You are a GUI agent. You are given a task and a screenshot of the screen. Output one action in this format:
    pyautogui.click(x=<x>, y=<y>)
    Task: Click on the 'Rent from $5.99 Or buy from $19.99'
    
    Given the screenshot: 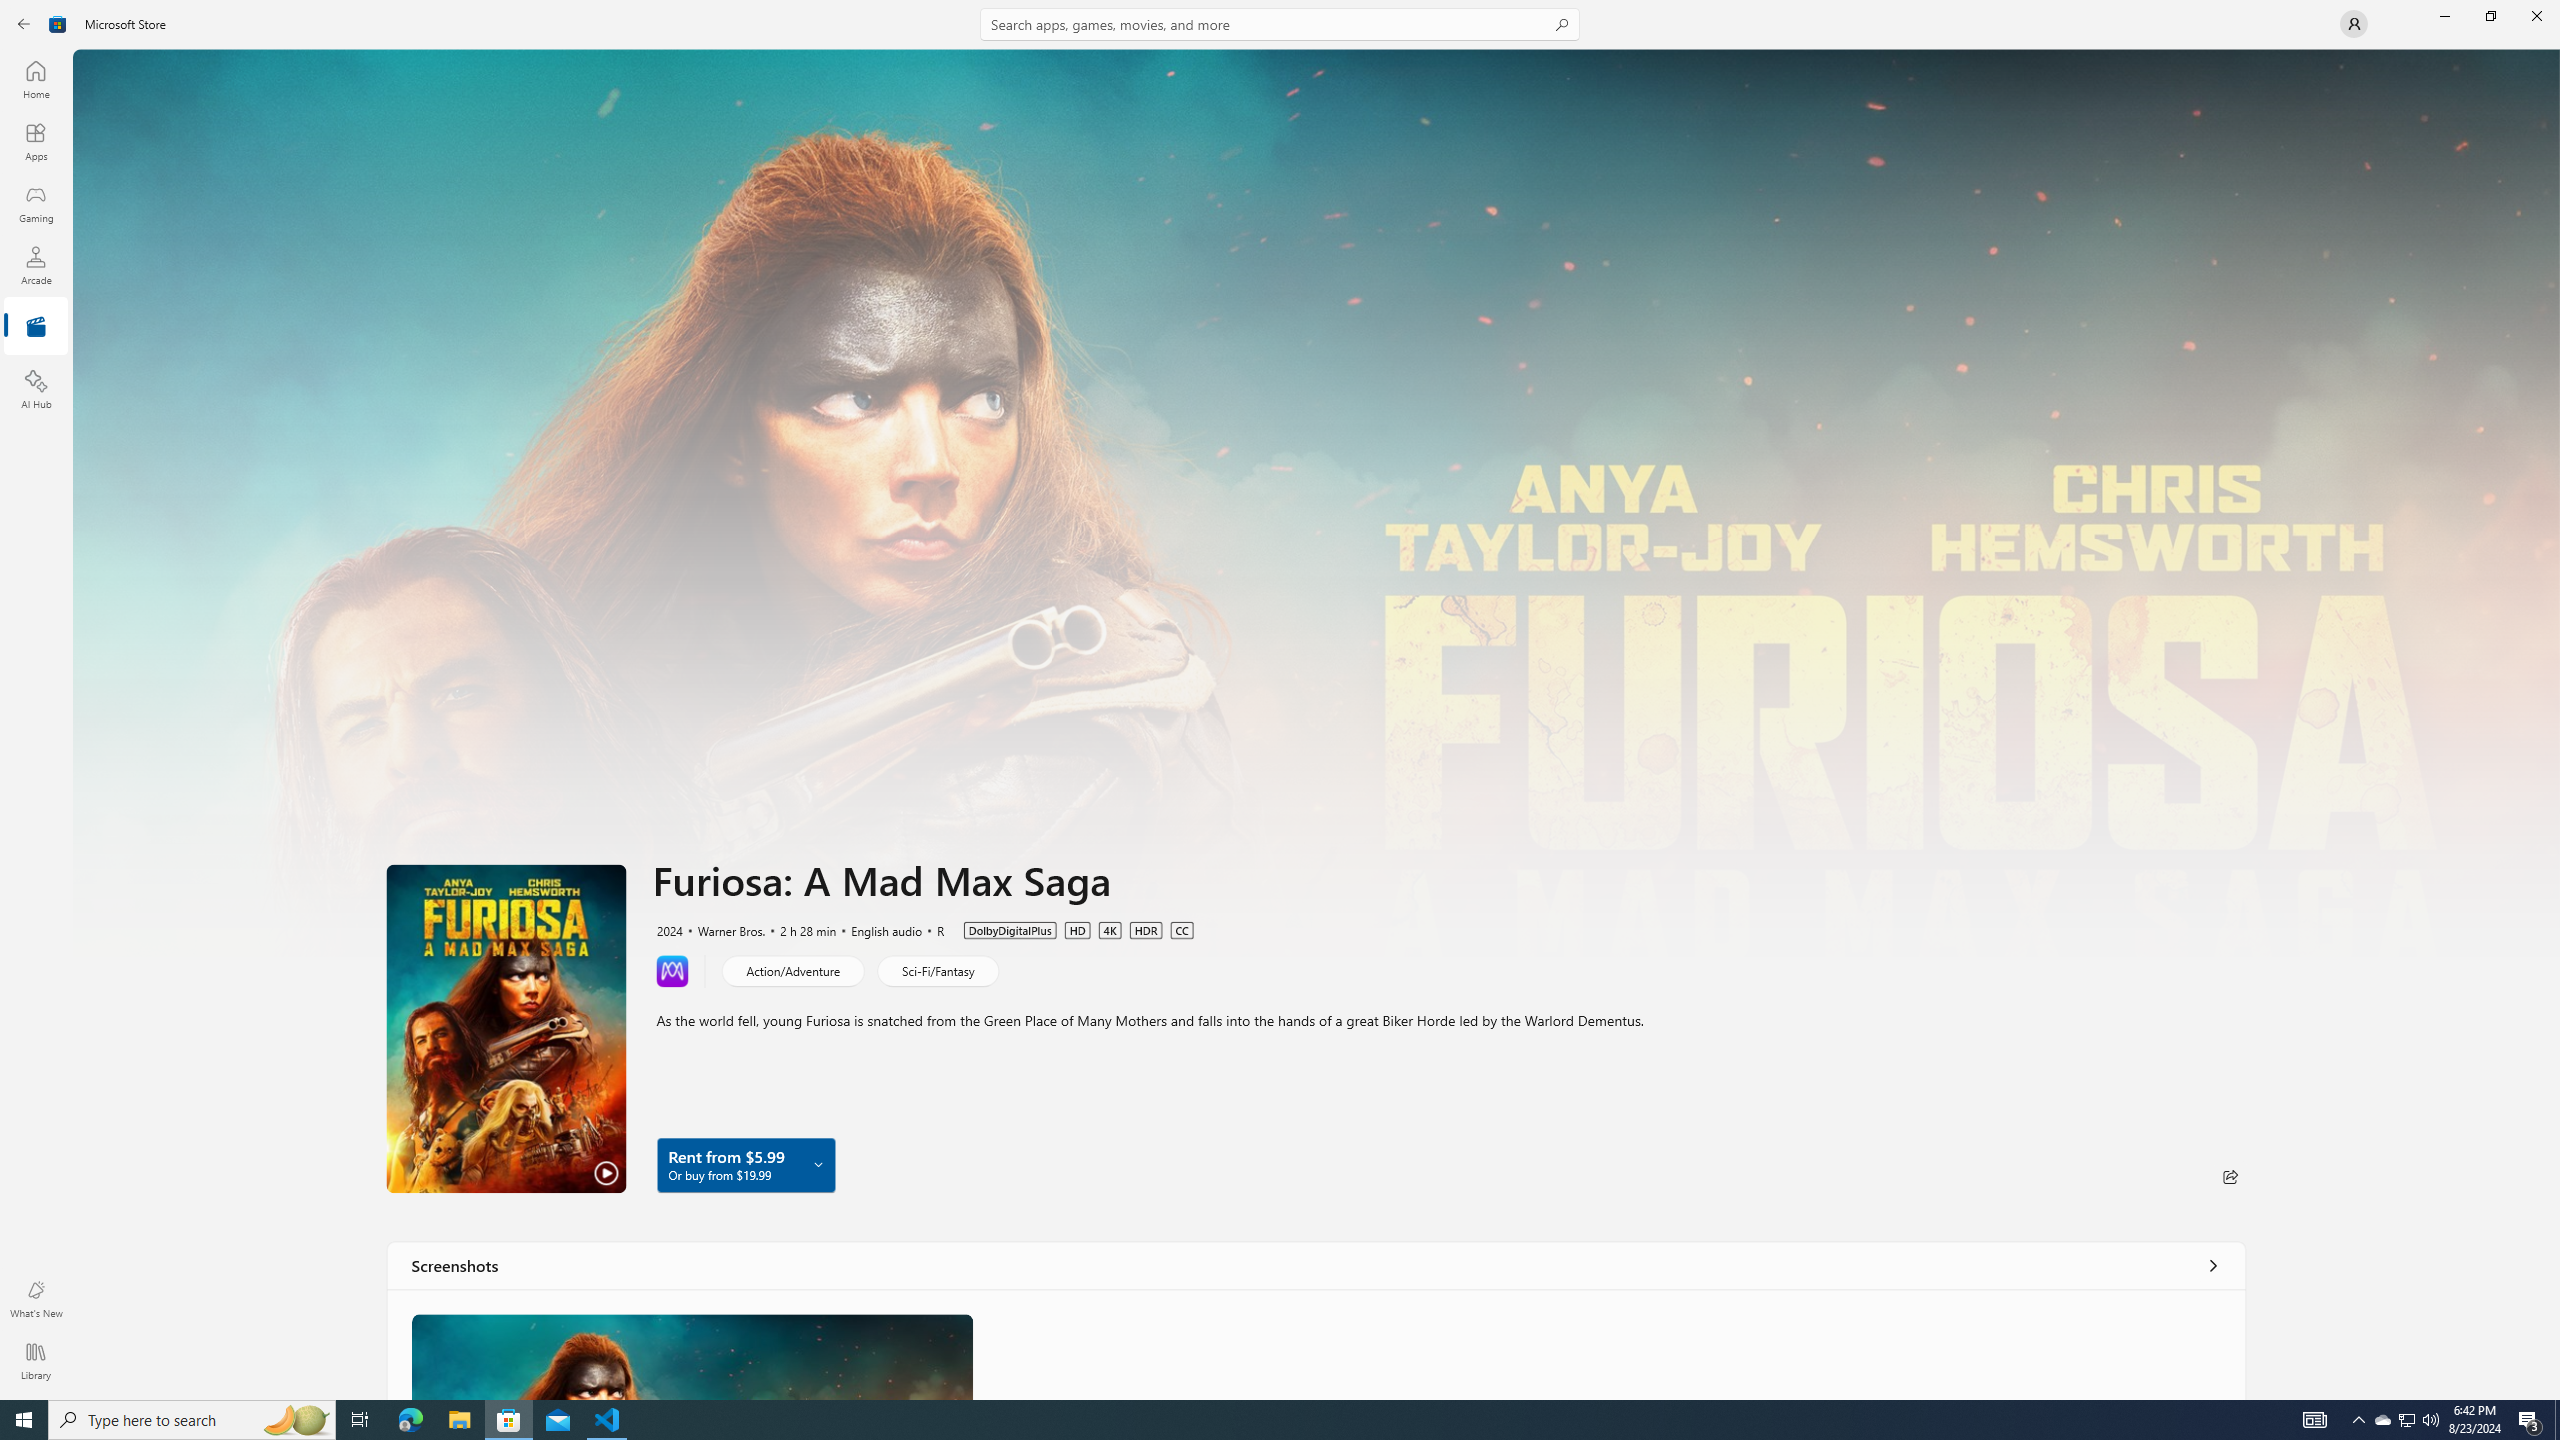 What is the action you would take?
    pyautogui.click(x=745, y=1164)
    